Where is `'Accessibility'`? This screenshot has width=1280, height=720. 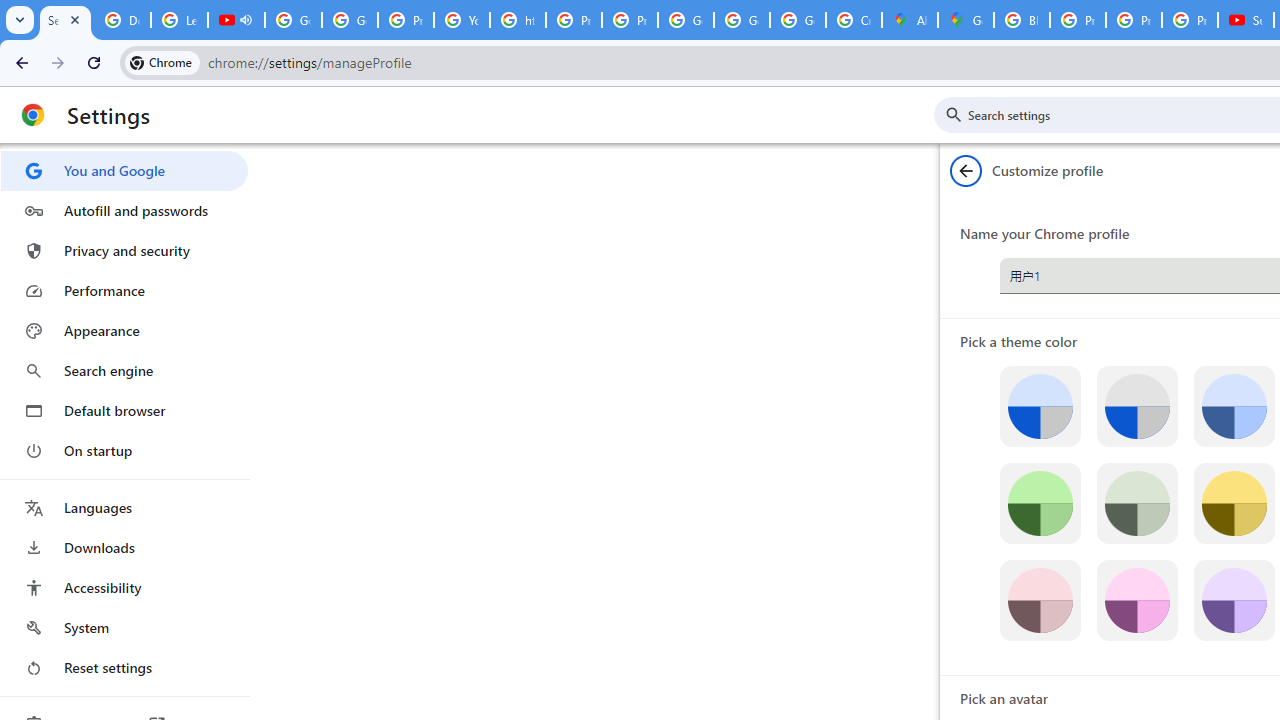
'Accessibility' is located at coordinates (123, 586).